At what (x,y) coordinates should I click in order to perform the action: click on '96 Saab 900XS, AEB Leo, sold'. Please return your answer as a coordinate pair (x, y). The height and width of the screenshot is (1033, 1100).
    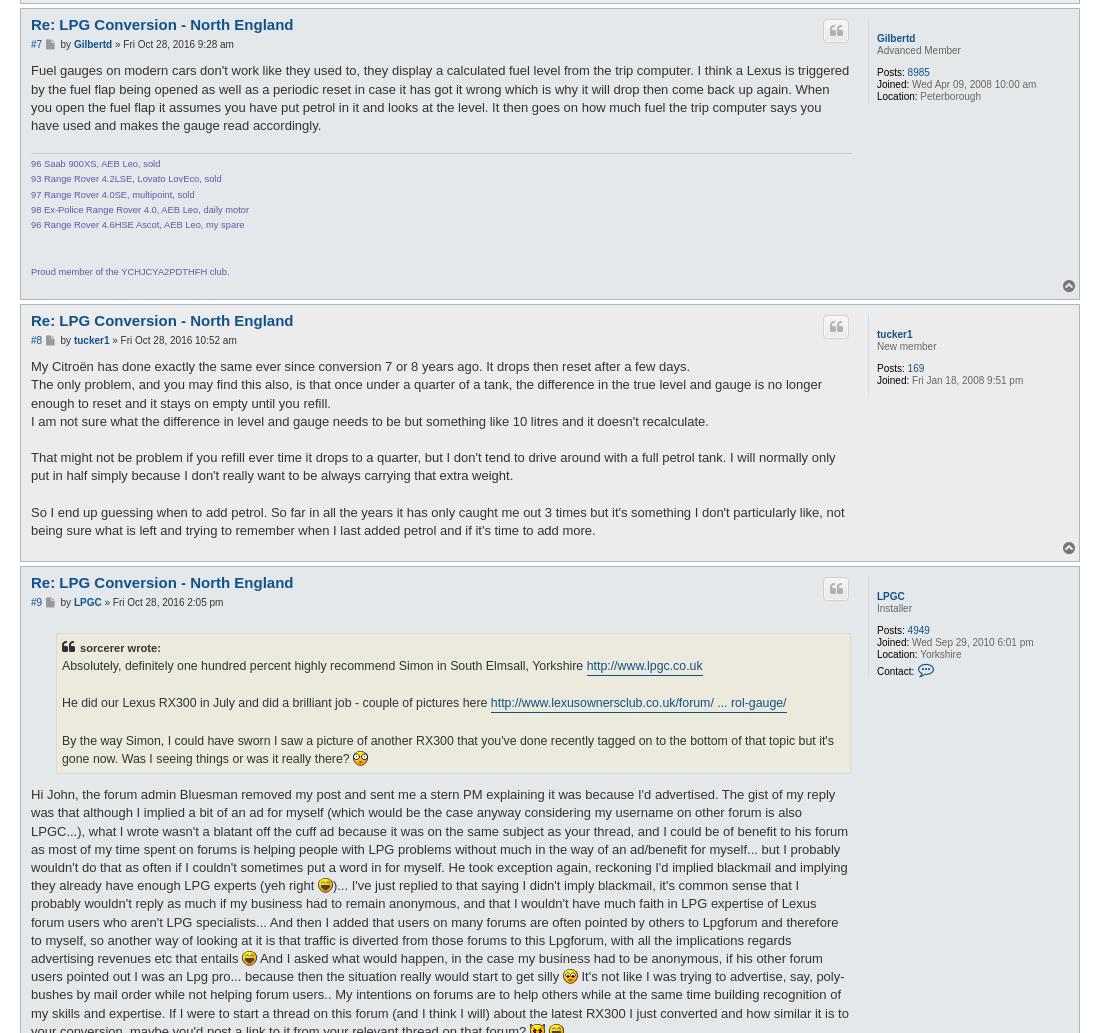
    Looking at the image, I should click on (95, 163).